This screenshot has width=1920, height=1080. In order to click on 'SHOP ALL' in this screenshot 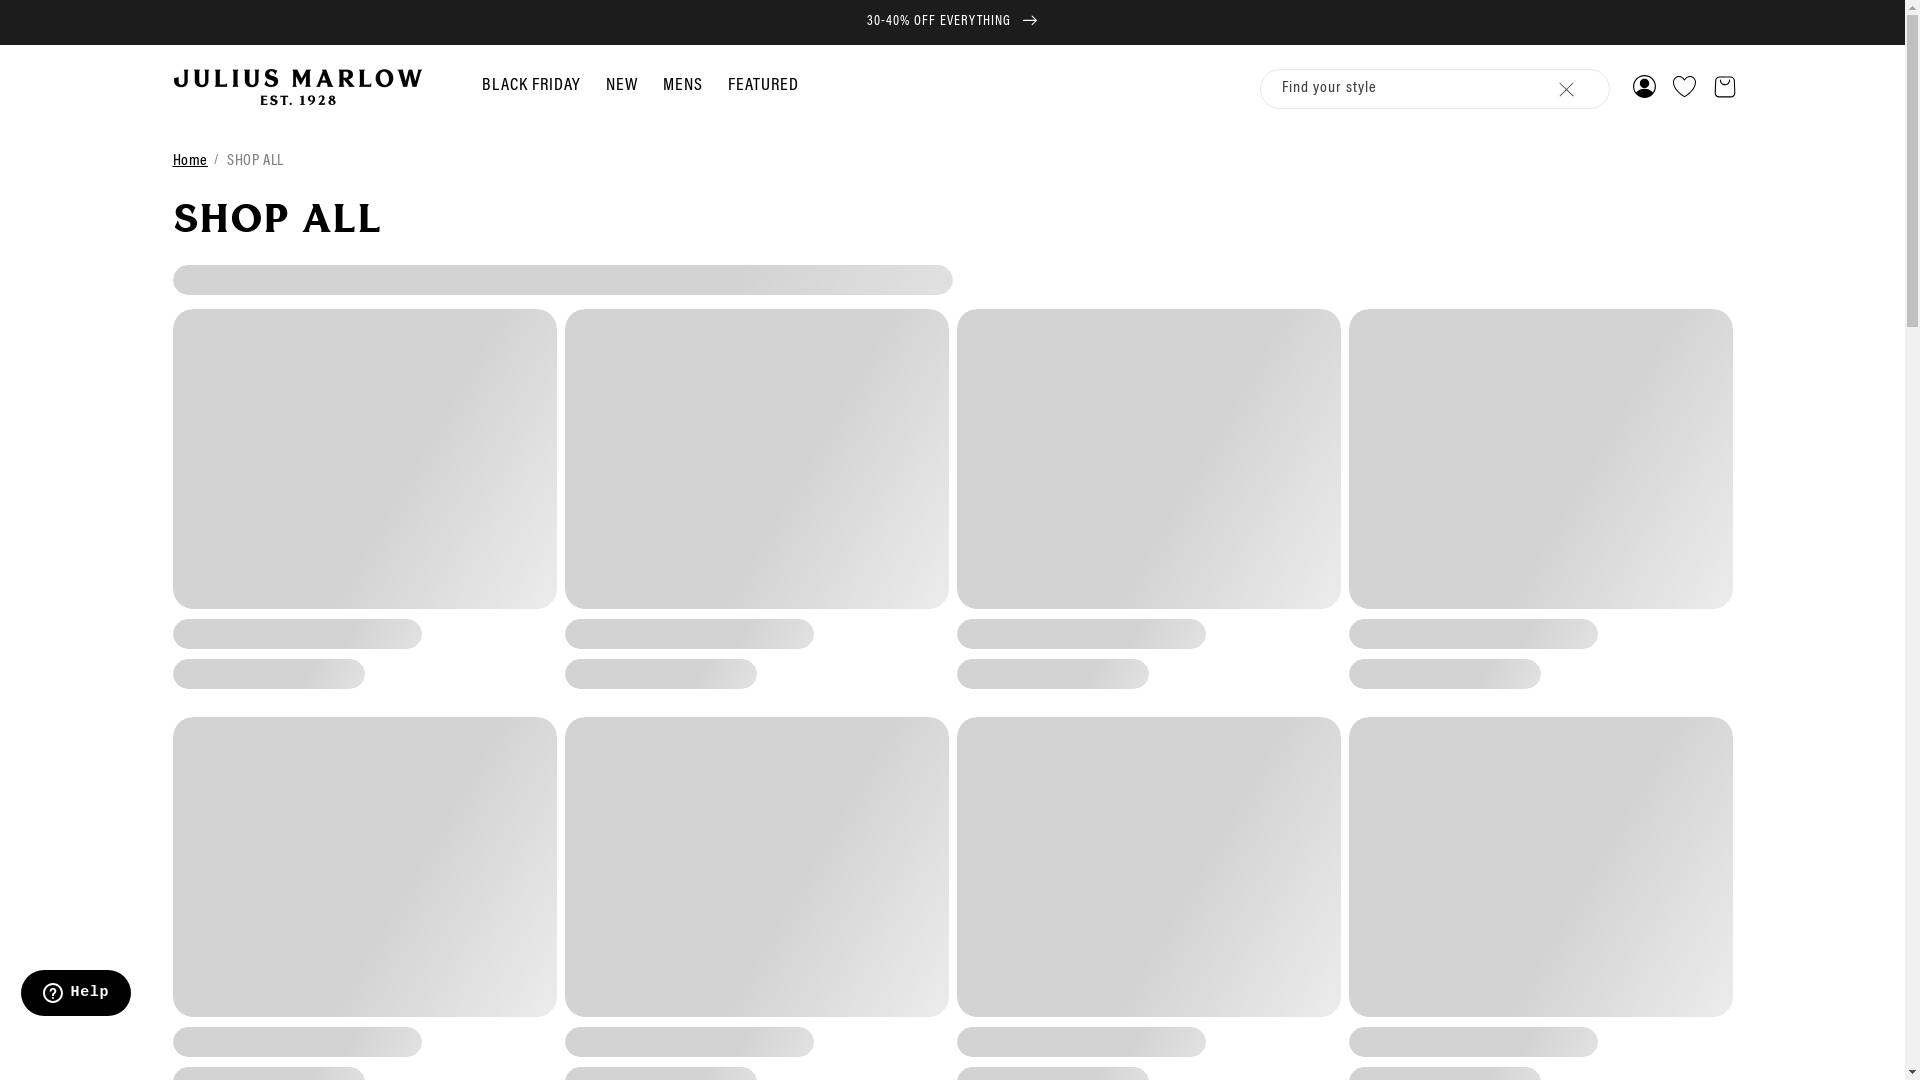, I will do `click(226, 160)`.